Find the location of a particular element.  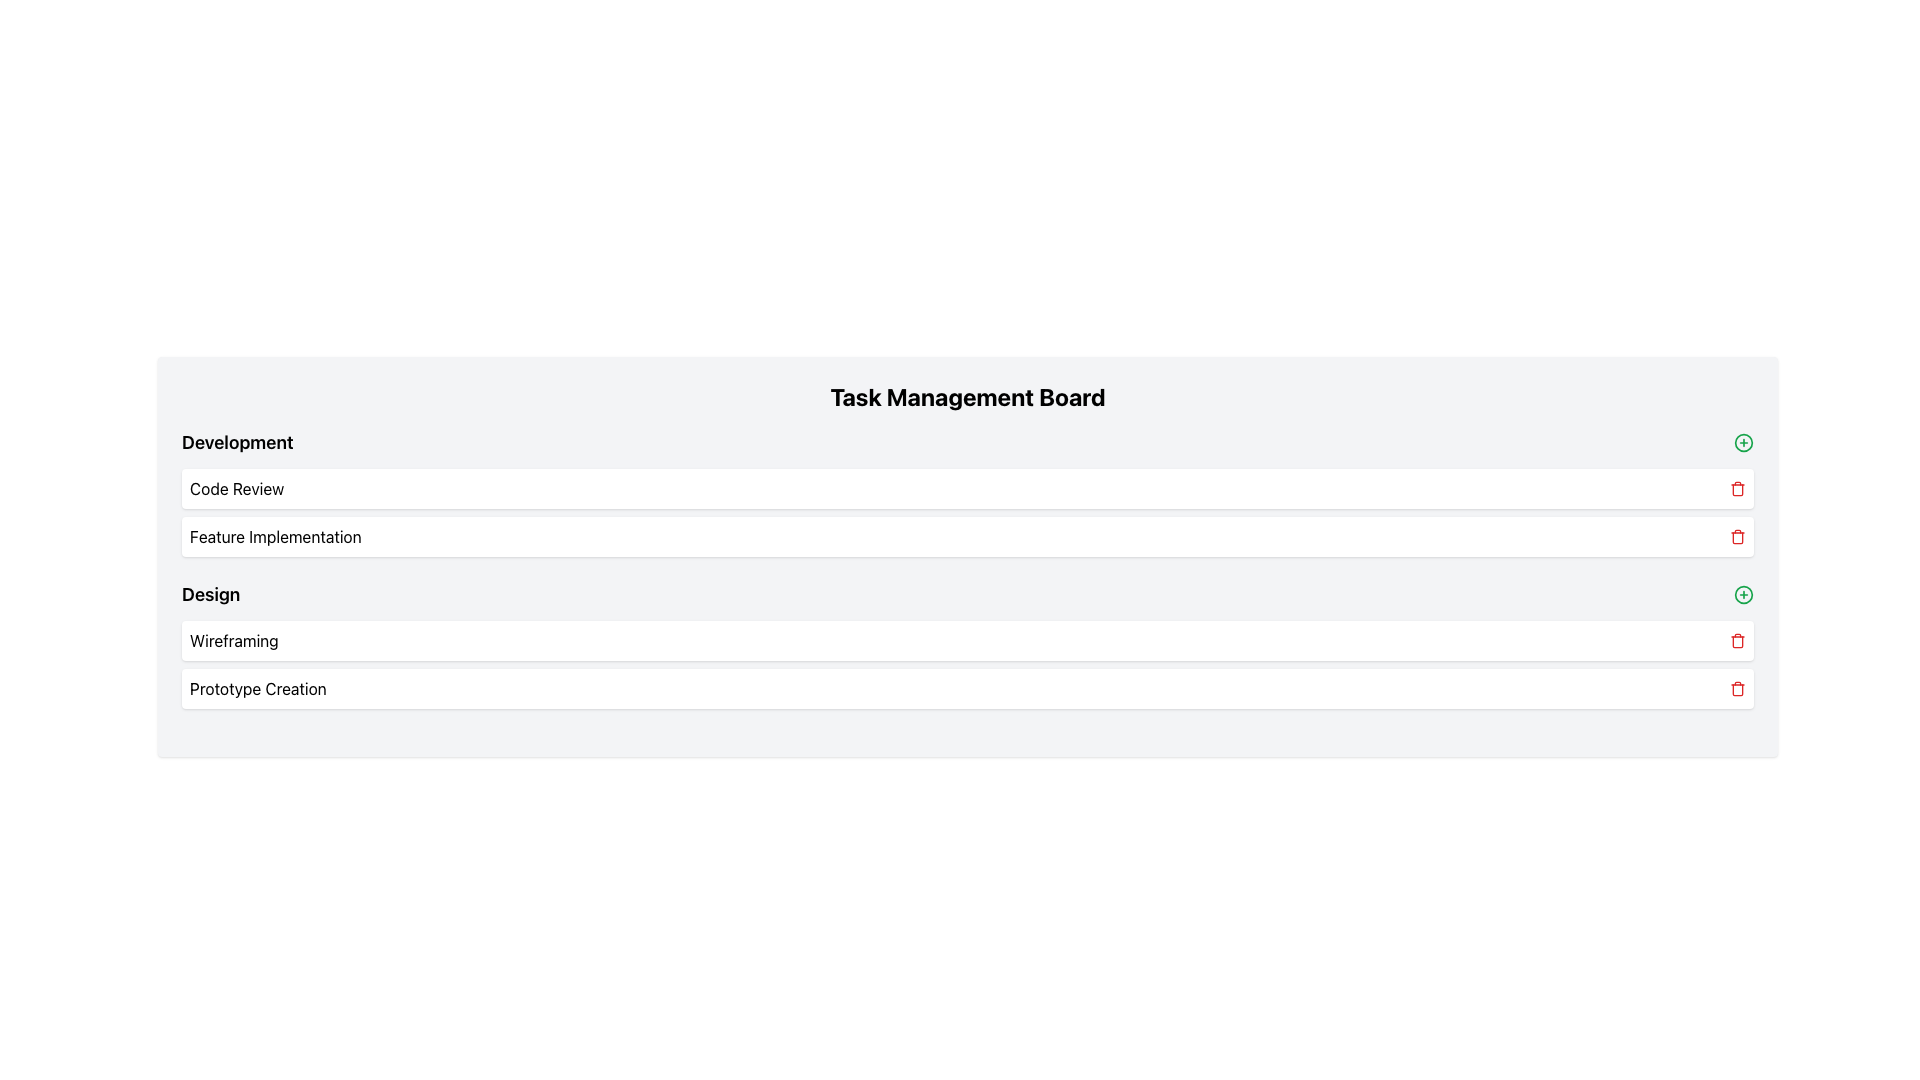

the text label stating 'Feature Implementation' located in the 'Development' section of the task management board, positioned below 'Code Review' is located at coordinates (274, 535).